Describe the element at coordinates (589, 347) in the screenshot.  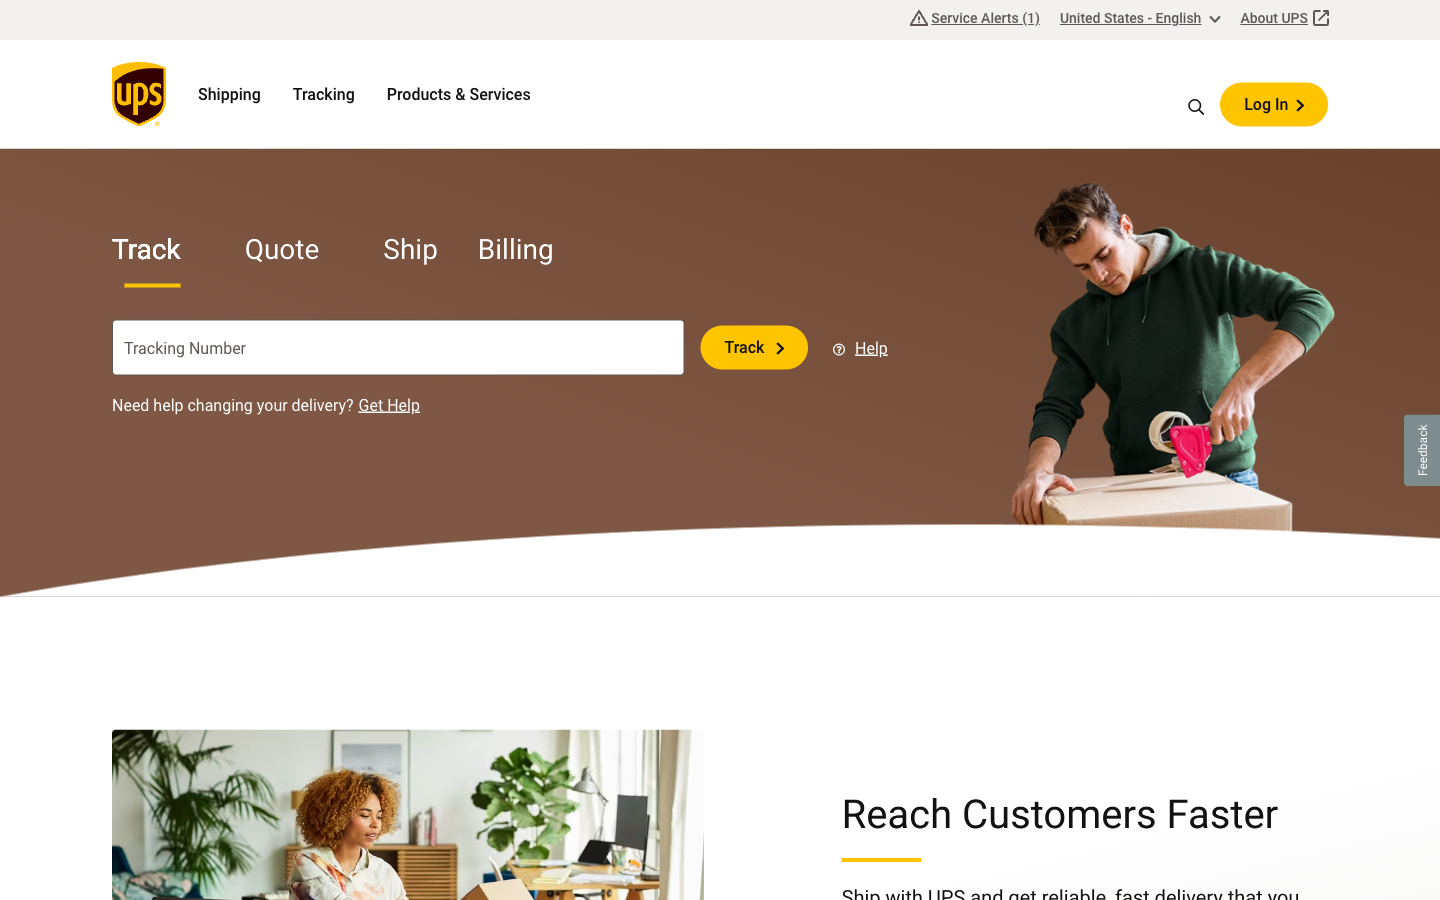
I see `Clear the content in the tracking bar` at that location.